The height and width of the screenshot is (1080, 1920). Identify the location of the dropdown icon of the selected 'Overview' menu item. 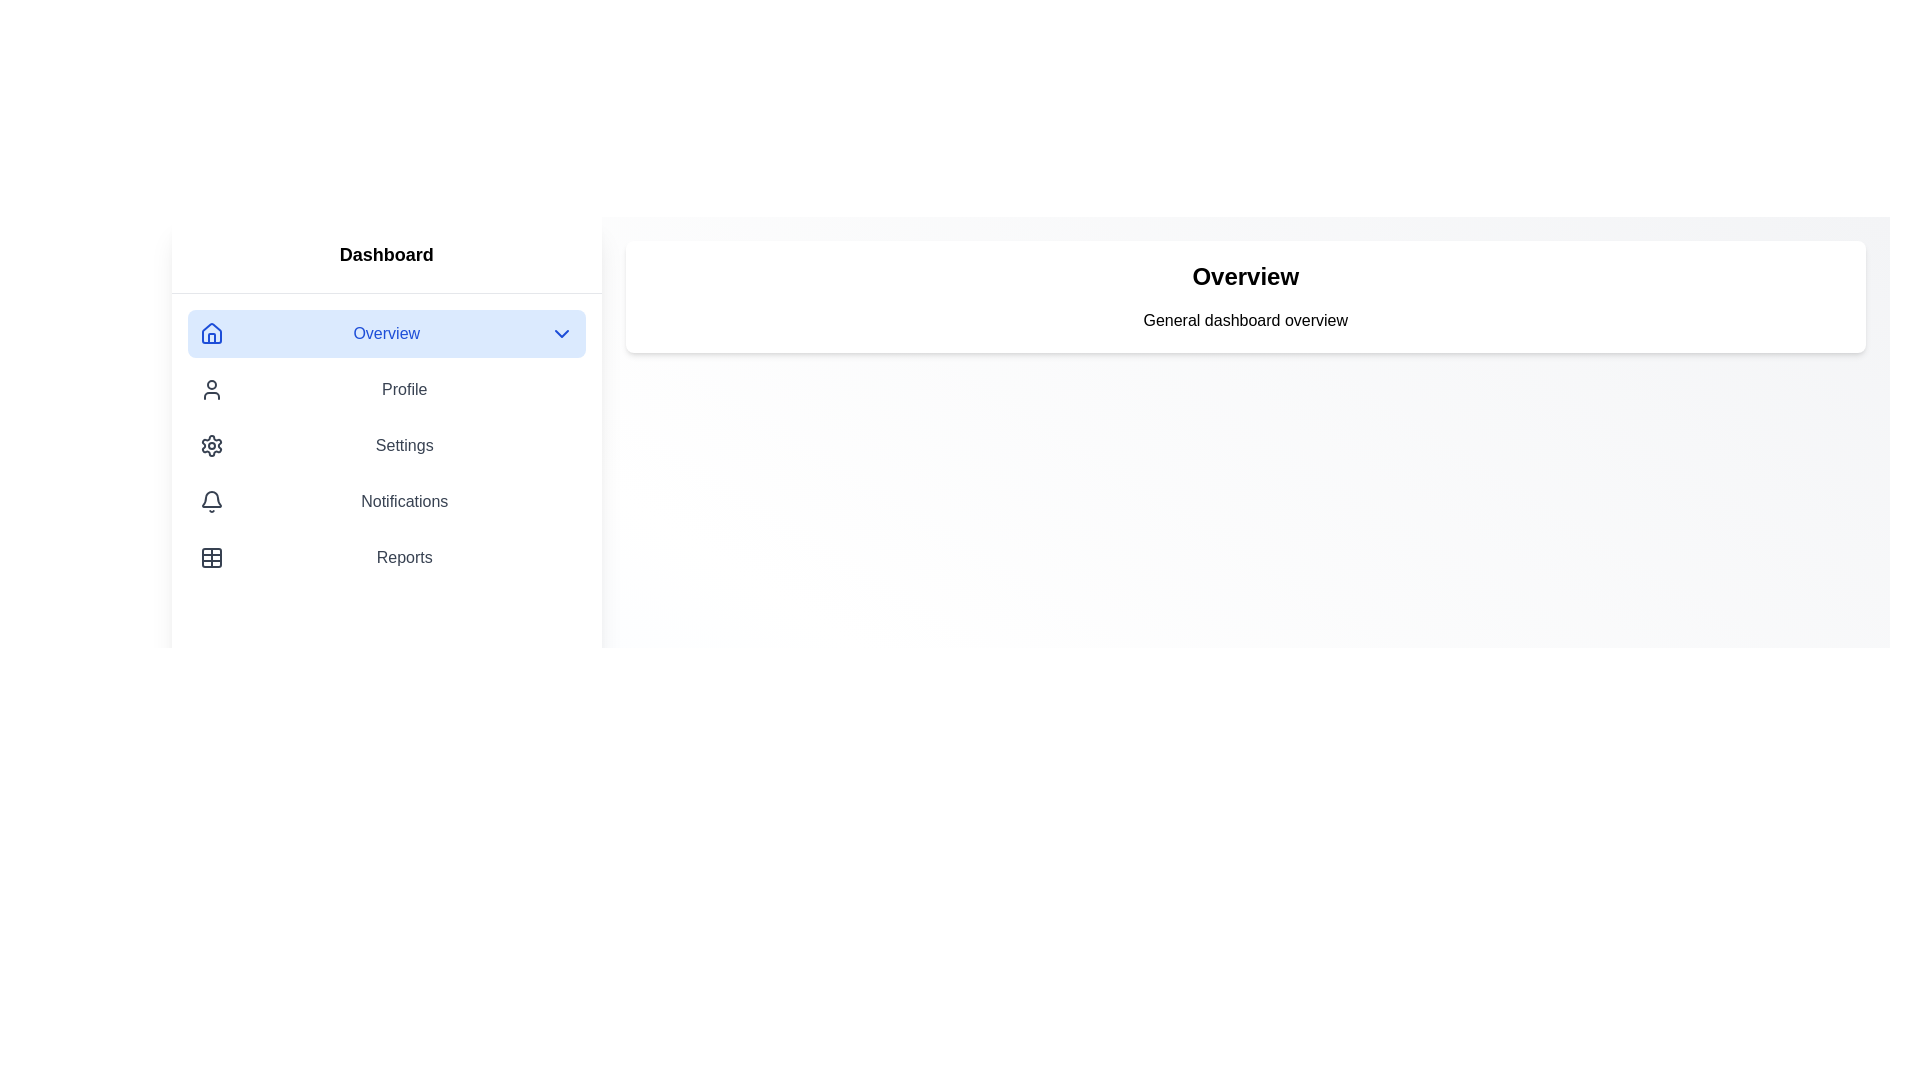
(560, 333).